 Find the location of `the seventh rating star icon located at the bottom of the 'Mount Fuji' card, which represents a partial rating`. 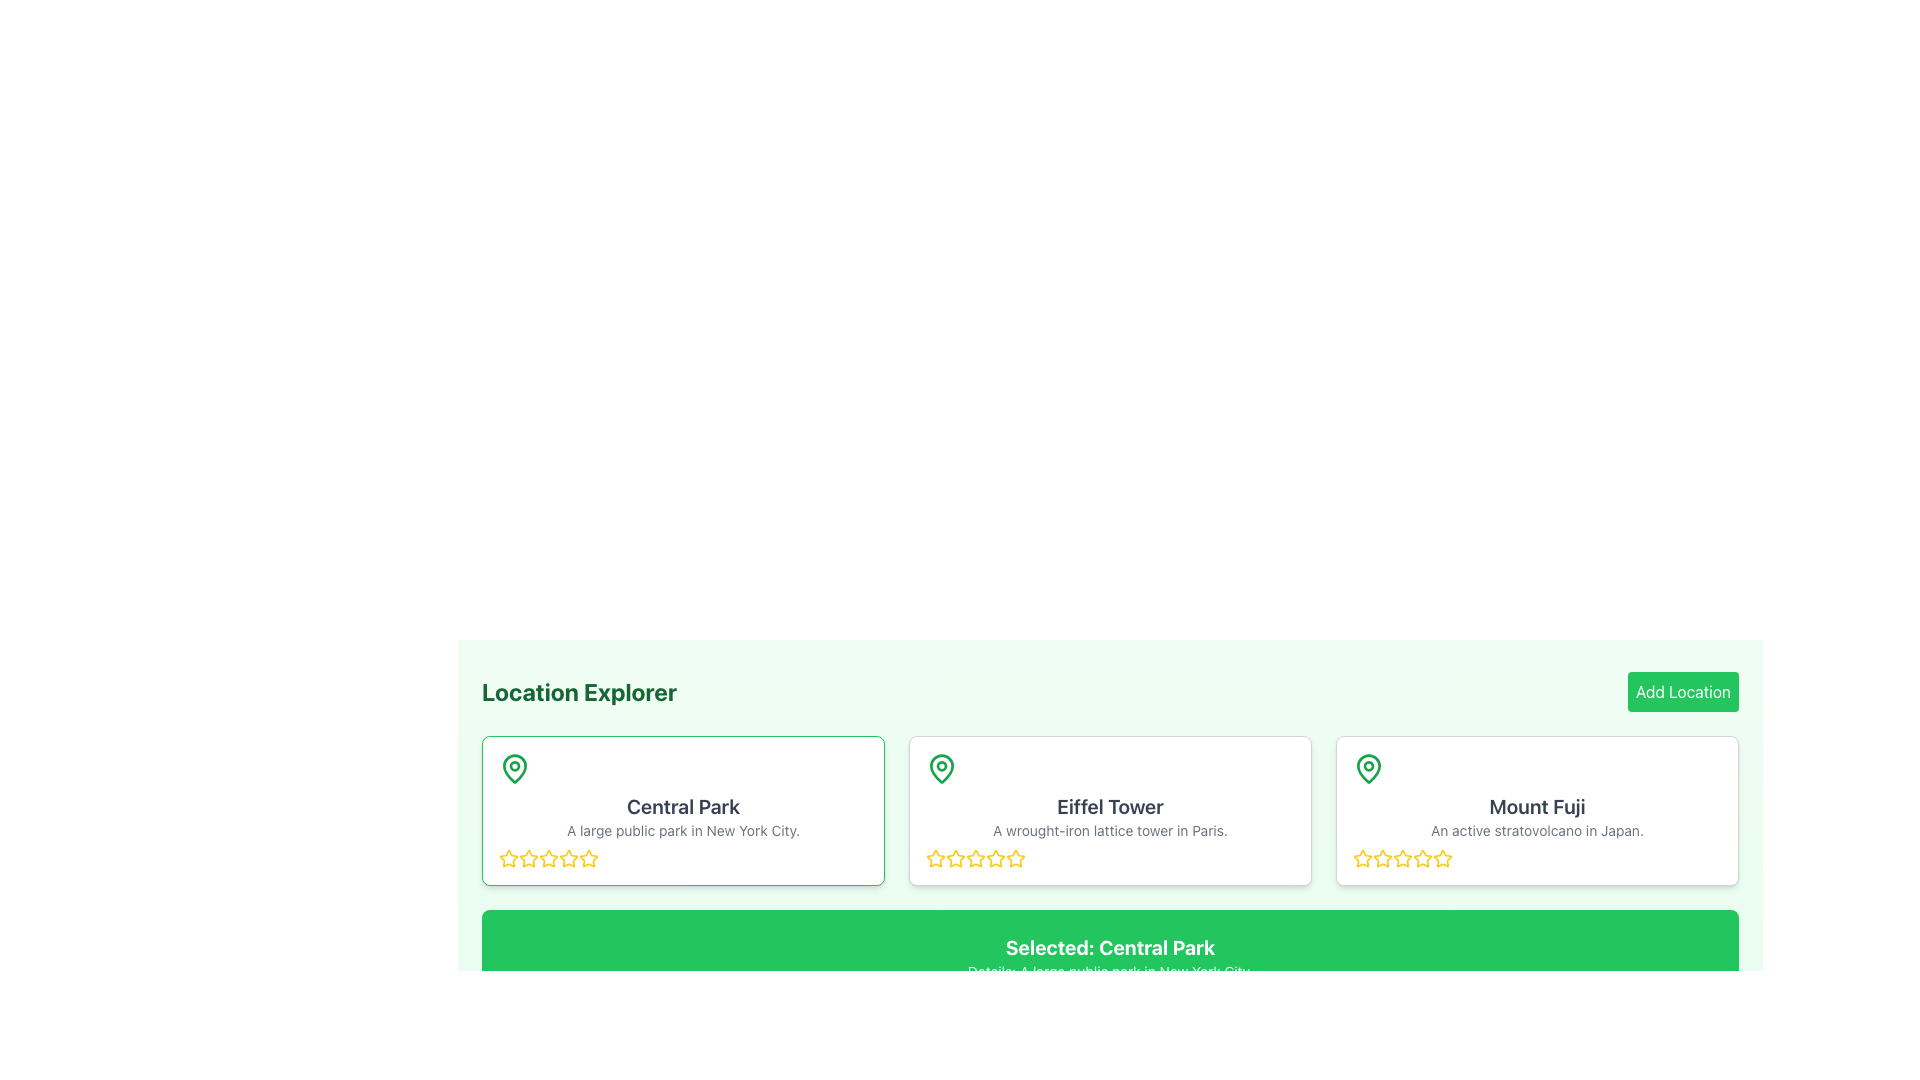

the seventh rating star icon located at the bottom of the 'Mount Fuji' card, which represents a partial rating is located at coordinates (1443, 858).